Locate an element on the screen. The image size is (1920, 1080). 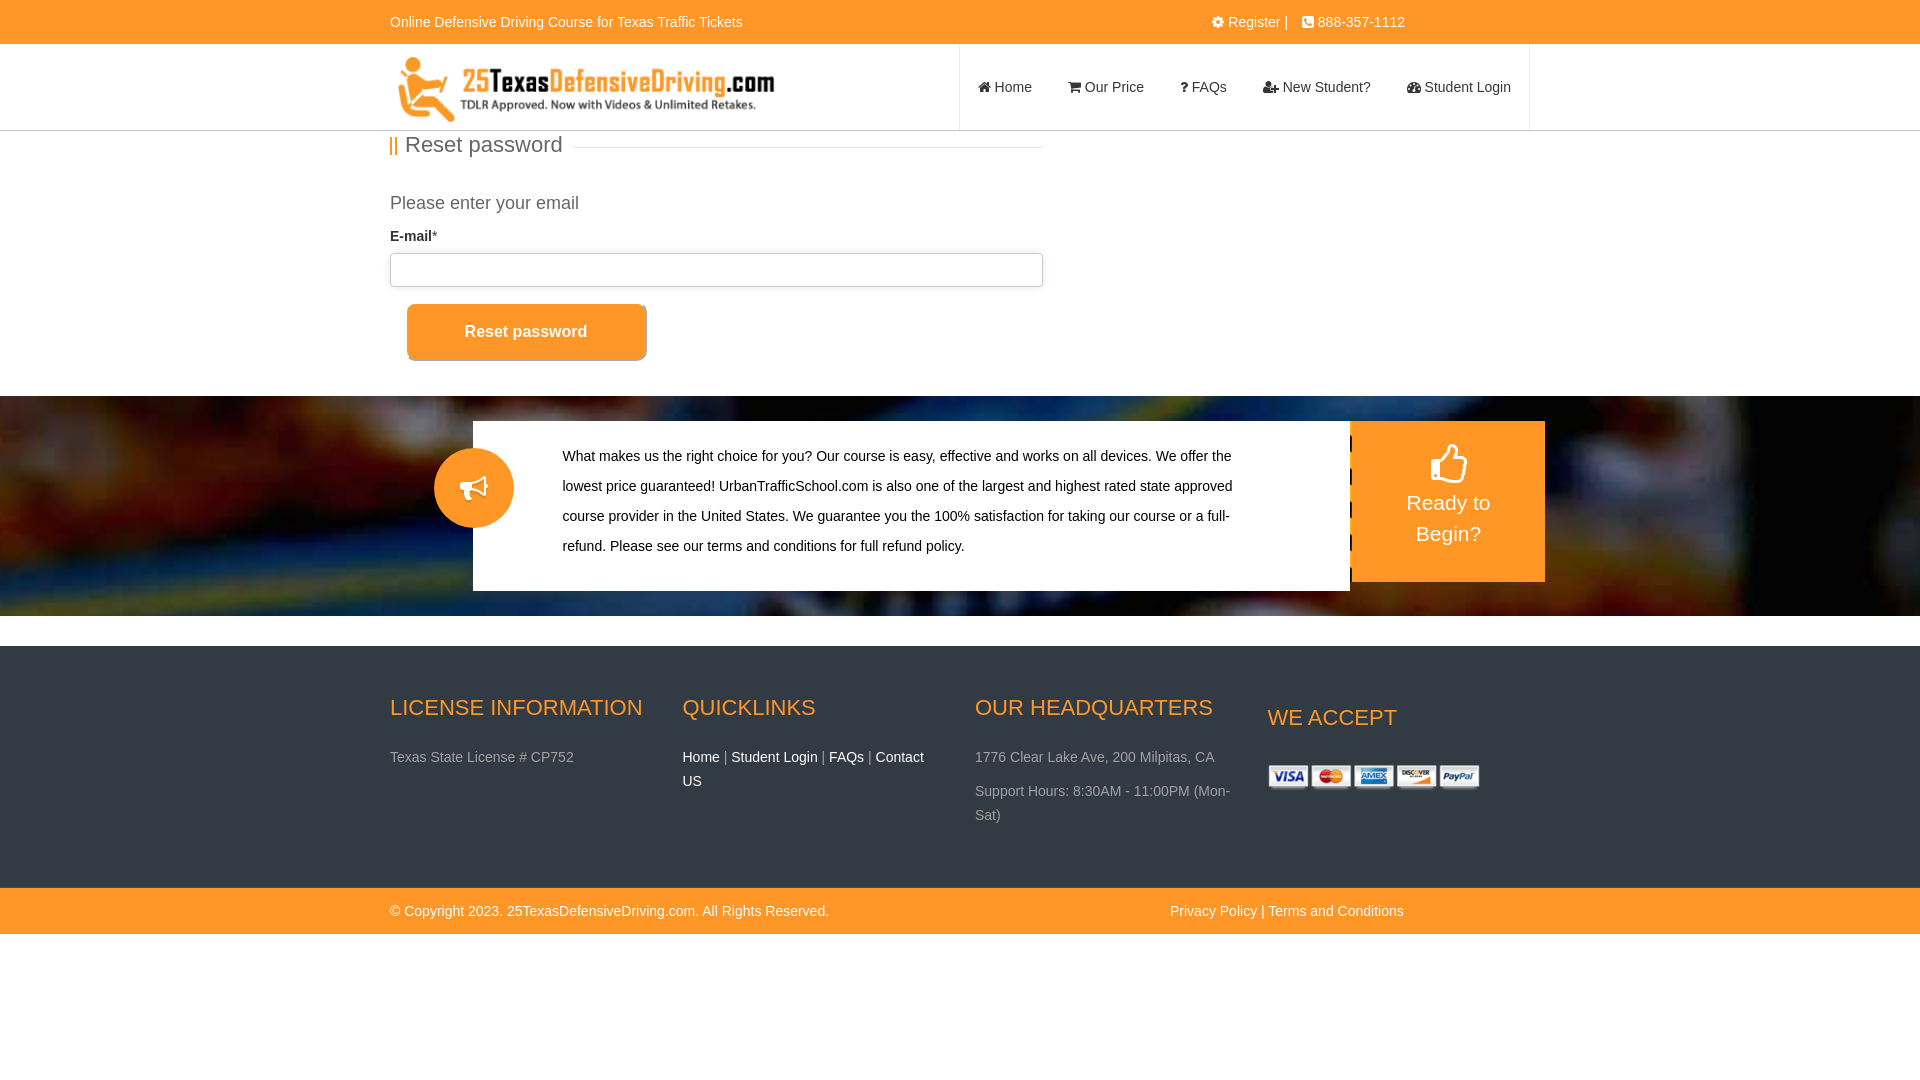
'Contact US' is located at coordinates (802, 767).